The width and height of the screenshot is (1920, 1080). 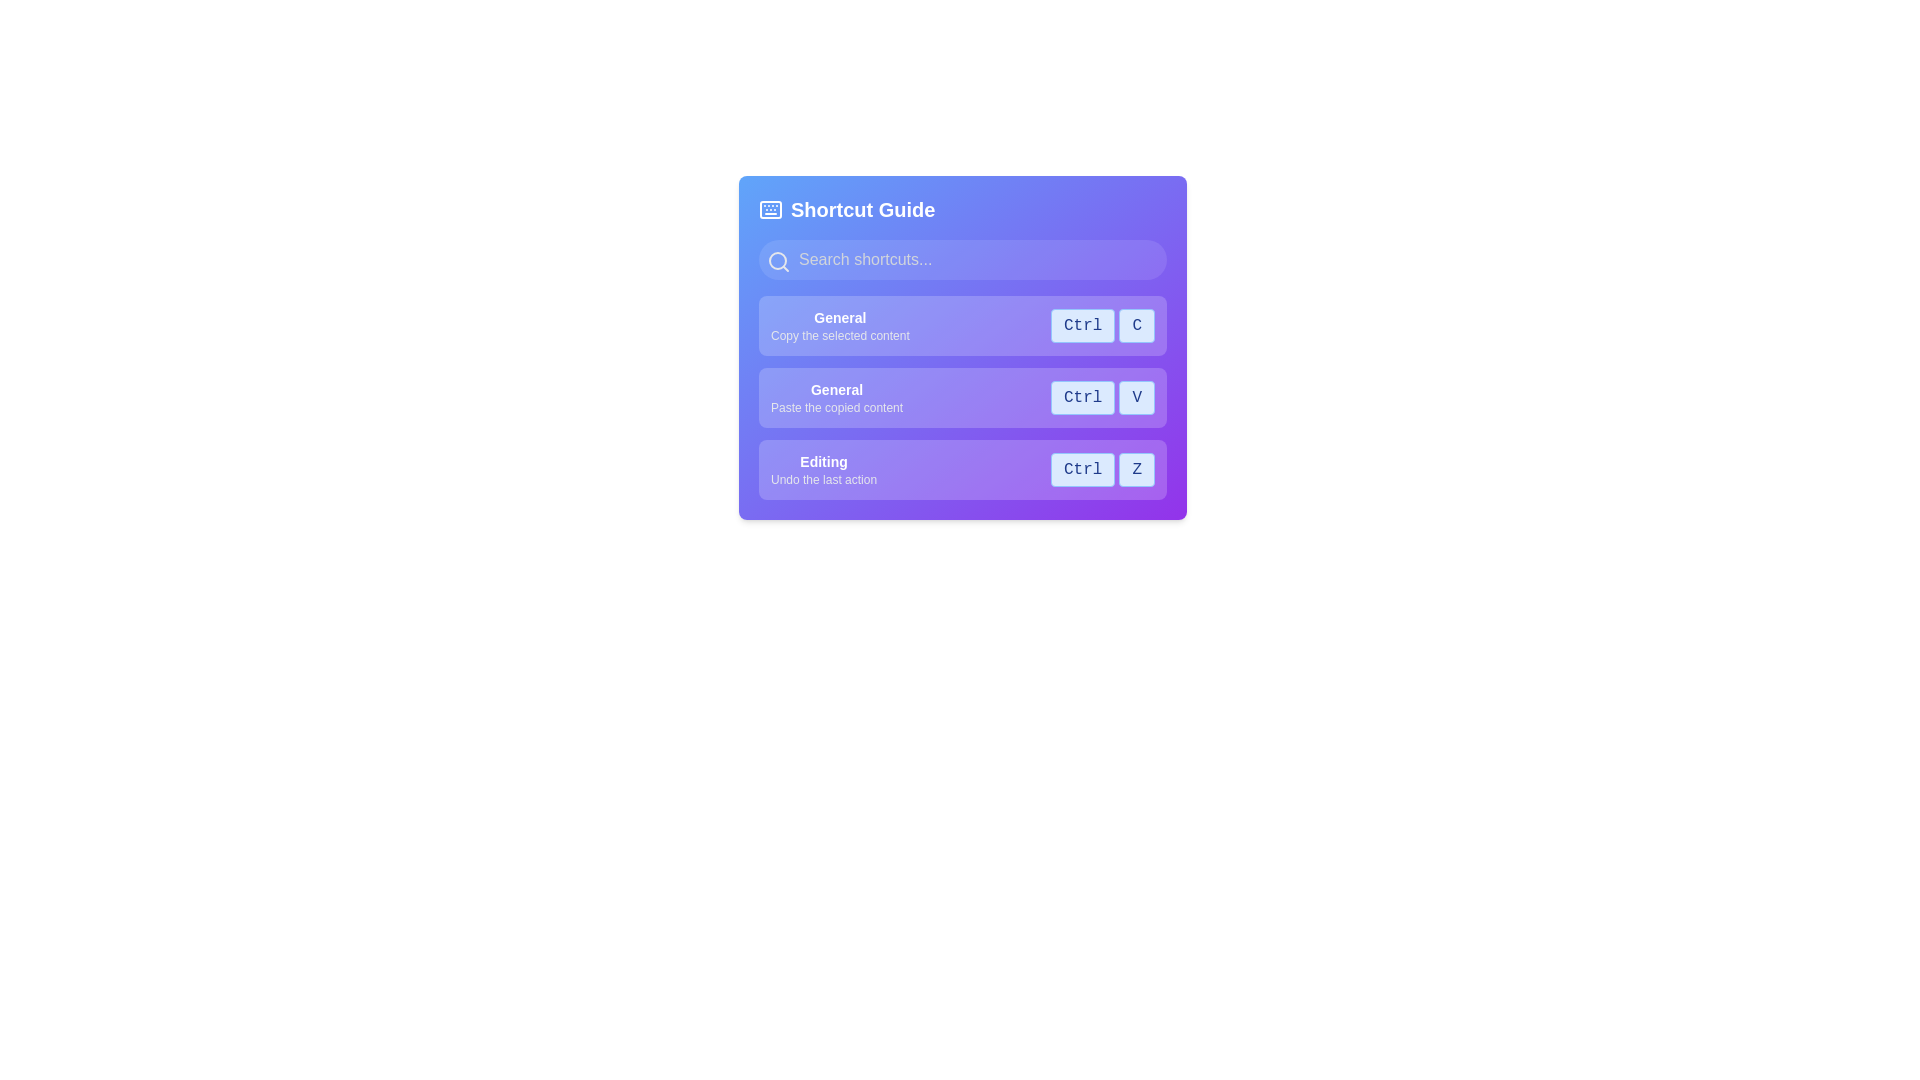 I want to click on the circular search icon component located in the upper-left section of the 'Shortcut Guide' dialog, so click(x=776, y=260).